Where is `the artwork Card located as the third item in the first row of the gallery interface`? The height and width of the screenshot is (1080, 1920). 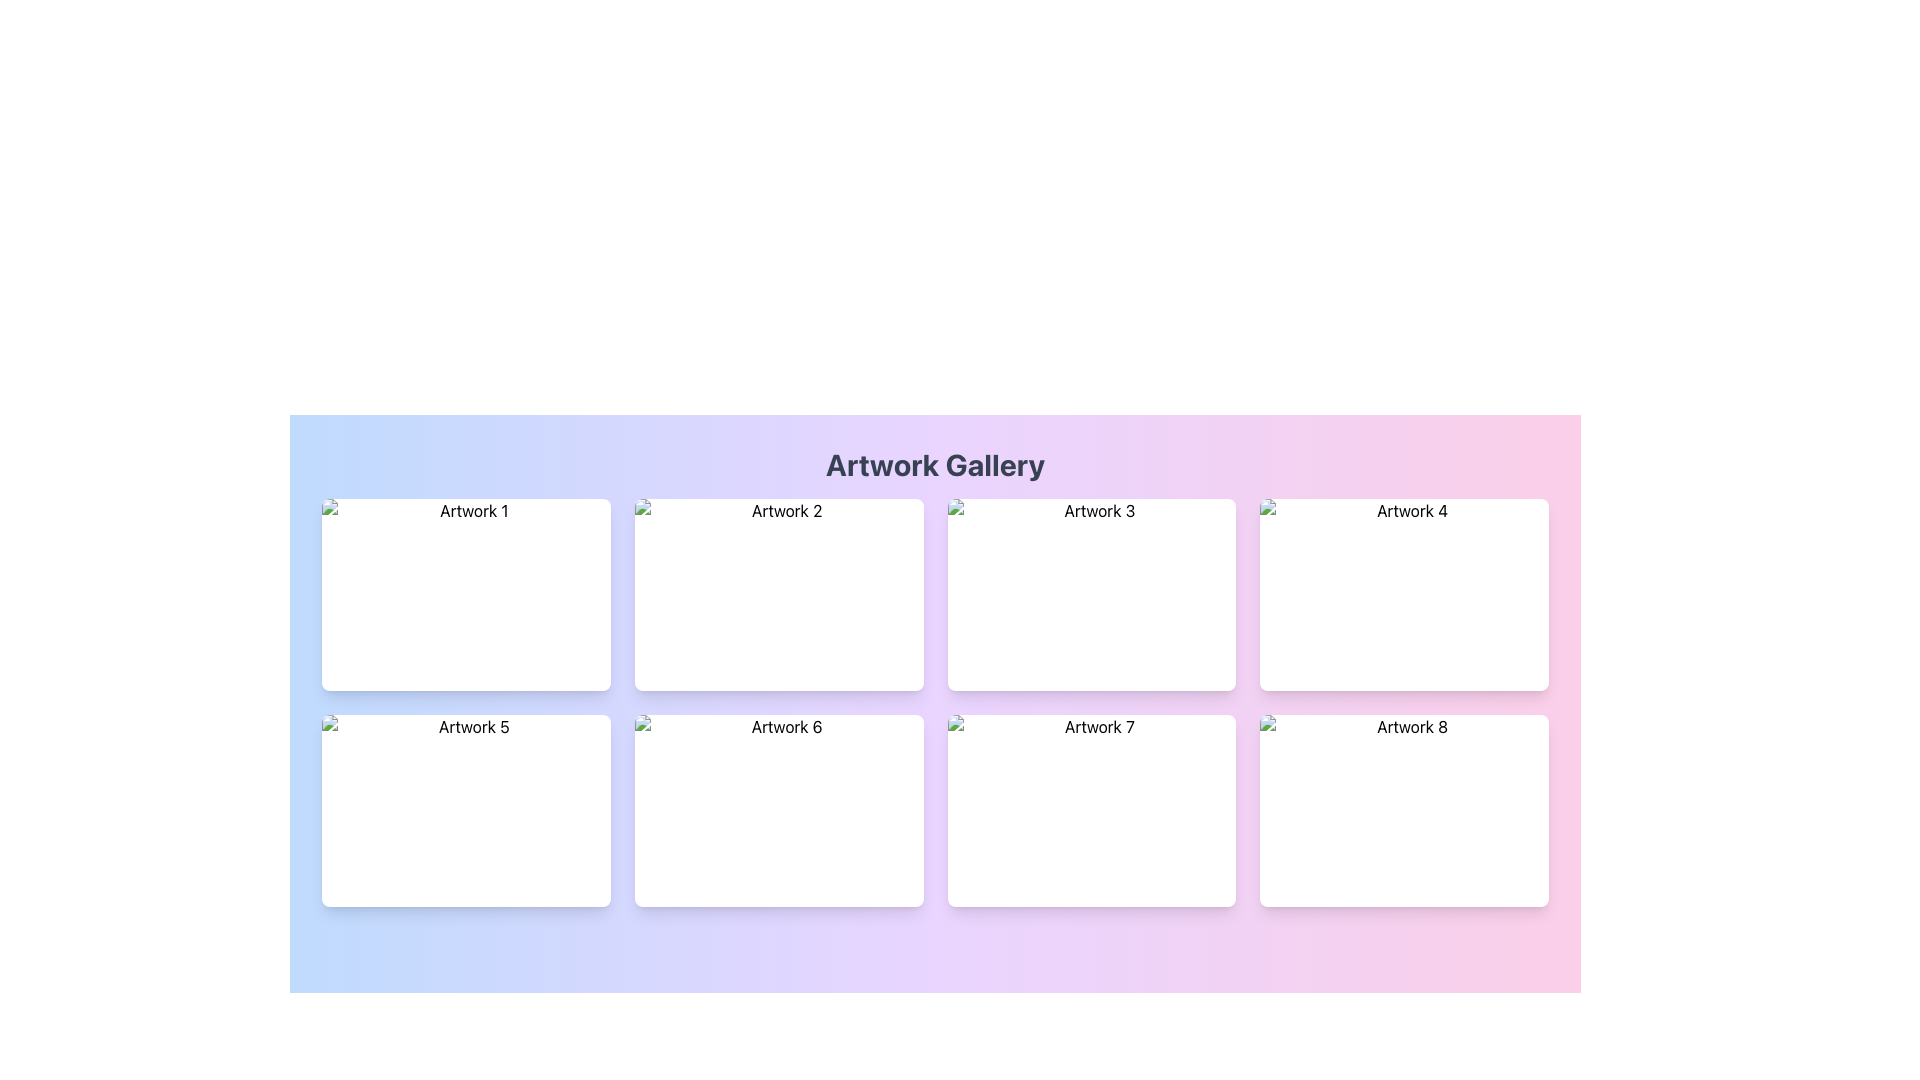 the artwork Card located as the third item in the first row of the gallery interface is located at coordinates (1090, 593).